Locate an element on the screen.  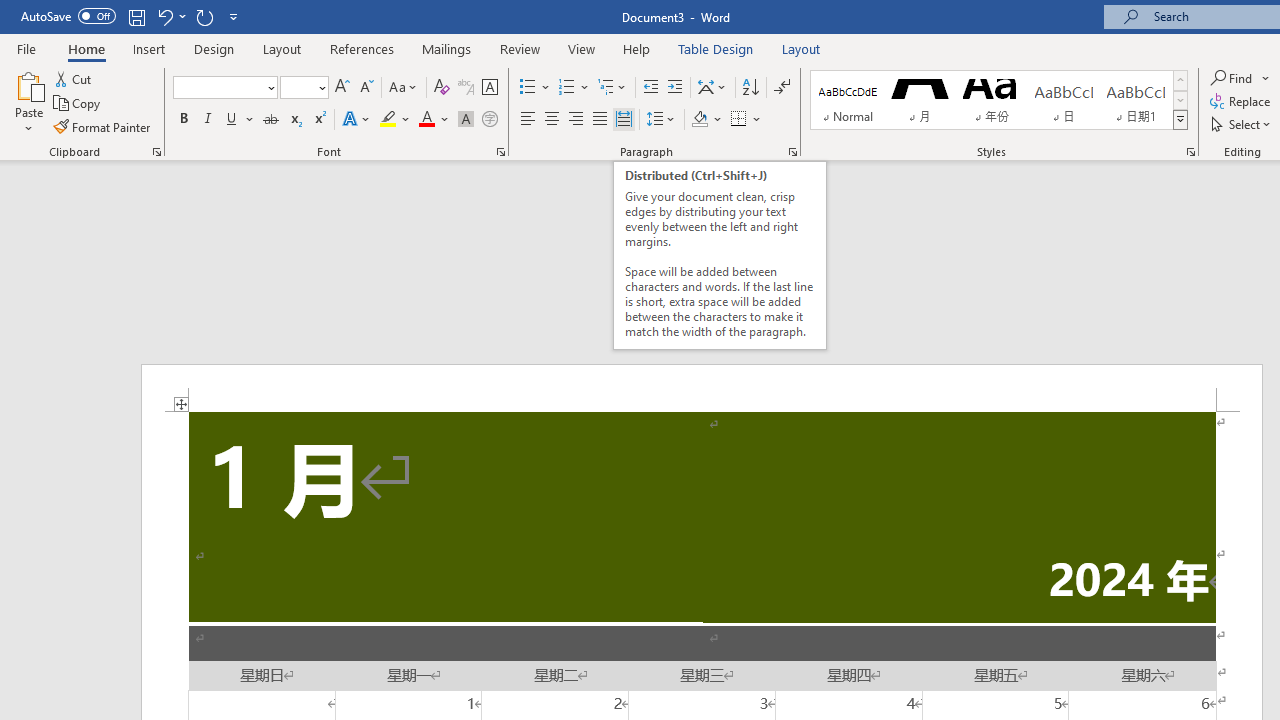
'AutomationID: QuickStylesGallery' is located at coordinates (999, 100).